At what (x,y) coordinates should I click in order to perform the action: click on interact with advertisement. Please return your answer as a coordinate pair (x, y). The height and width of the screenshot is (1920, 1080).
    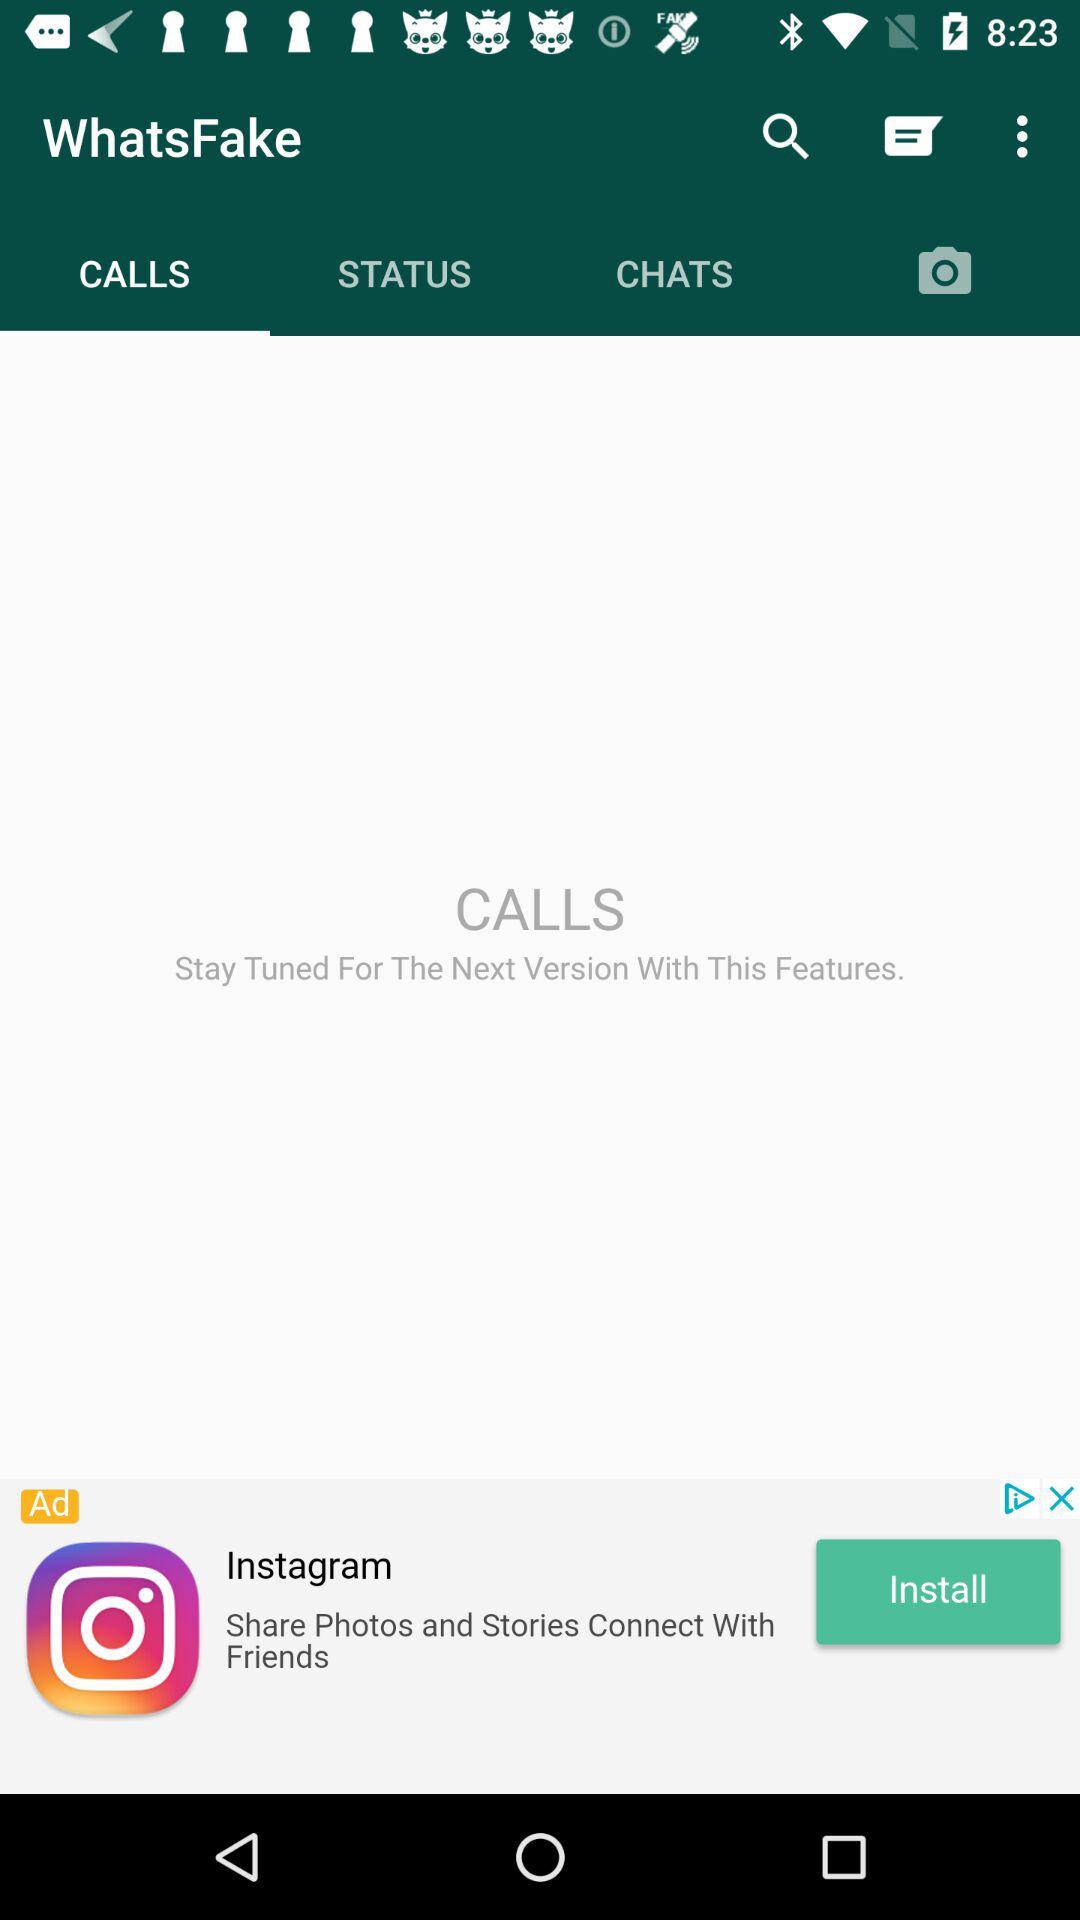
    Looking at the image, I should click on (540, 1636).